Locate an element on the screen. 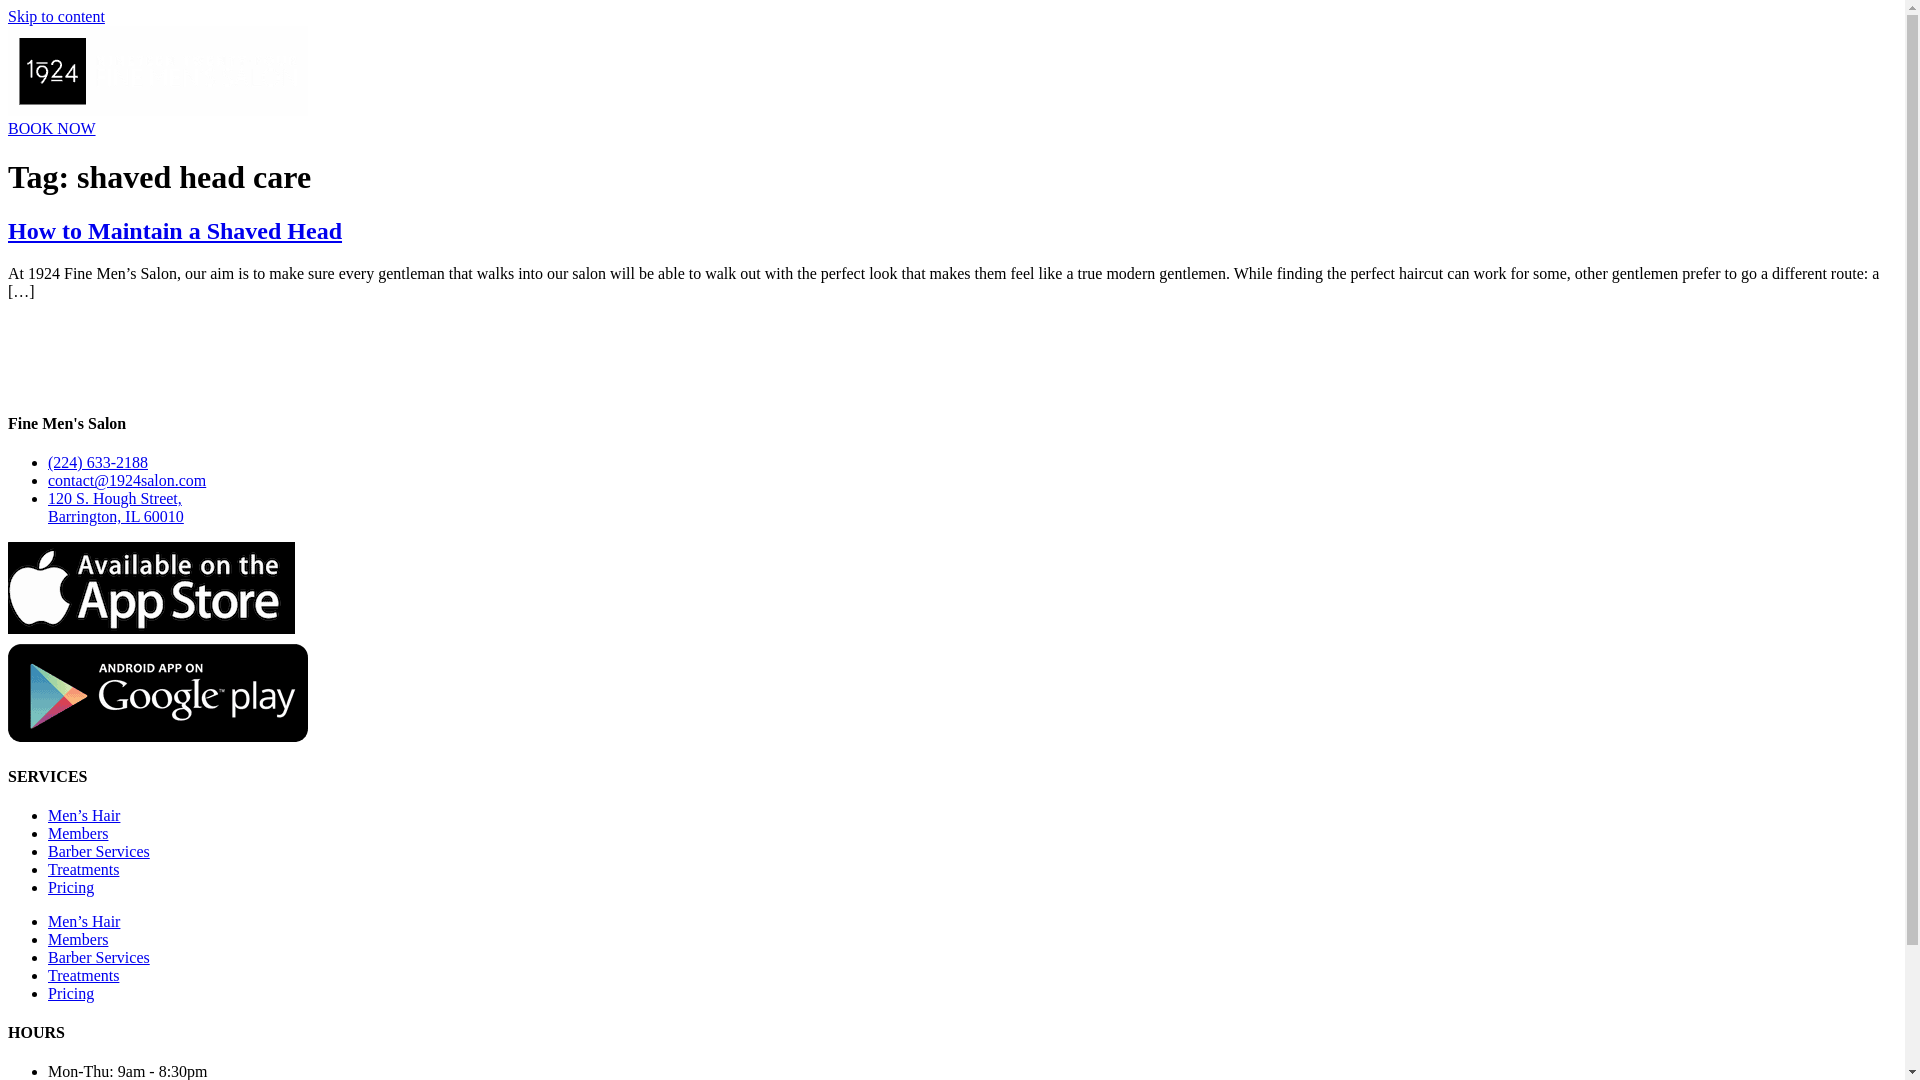 The height and width of the screenshot is (1080, 1920). 'Pricing' is located at coordinates (71, 993).